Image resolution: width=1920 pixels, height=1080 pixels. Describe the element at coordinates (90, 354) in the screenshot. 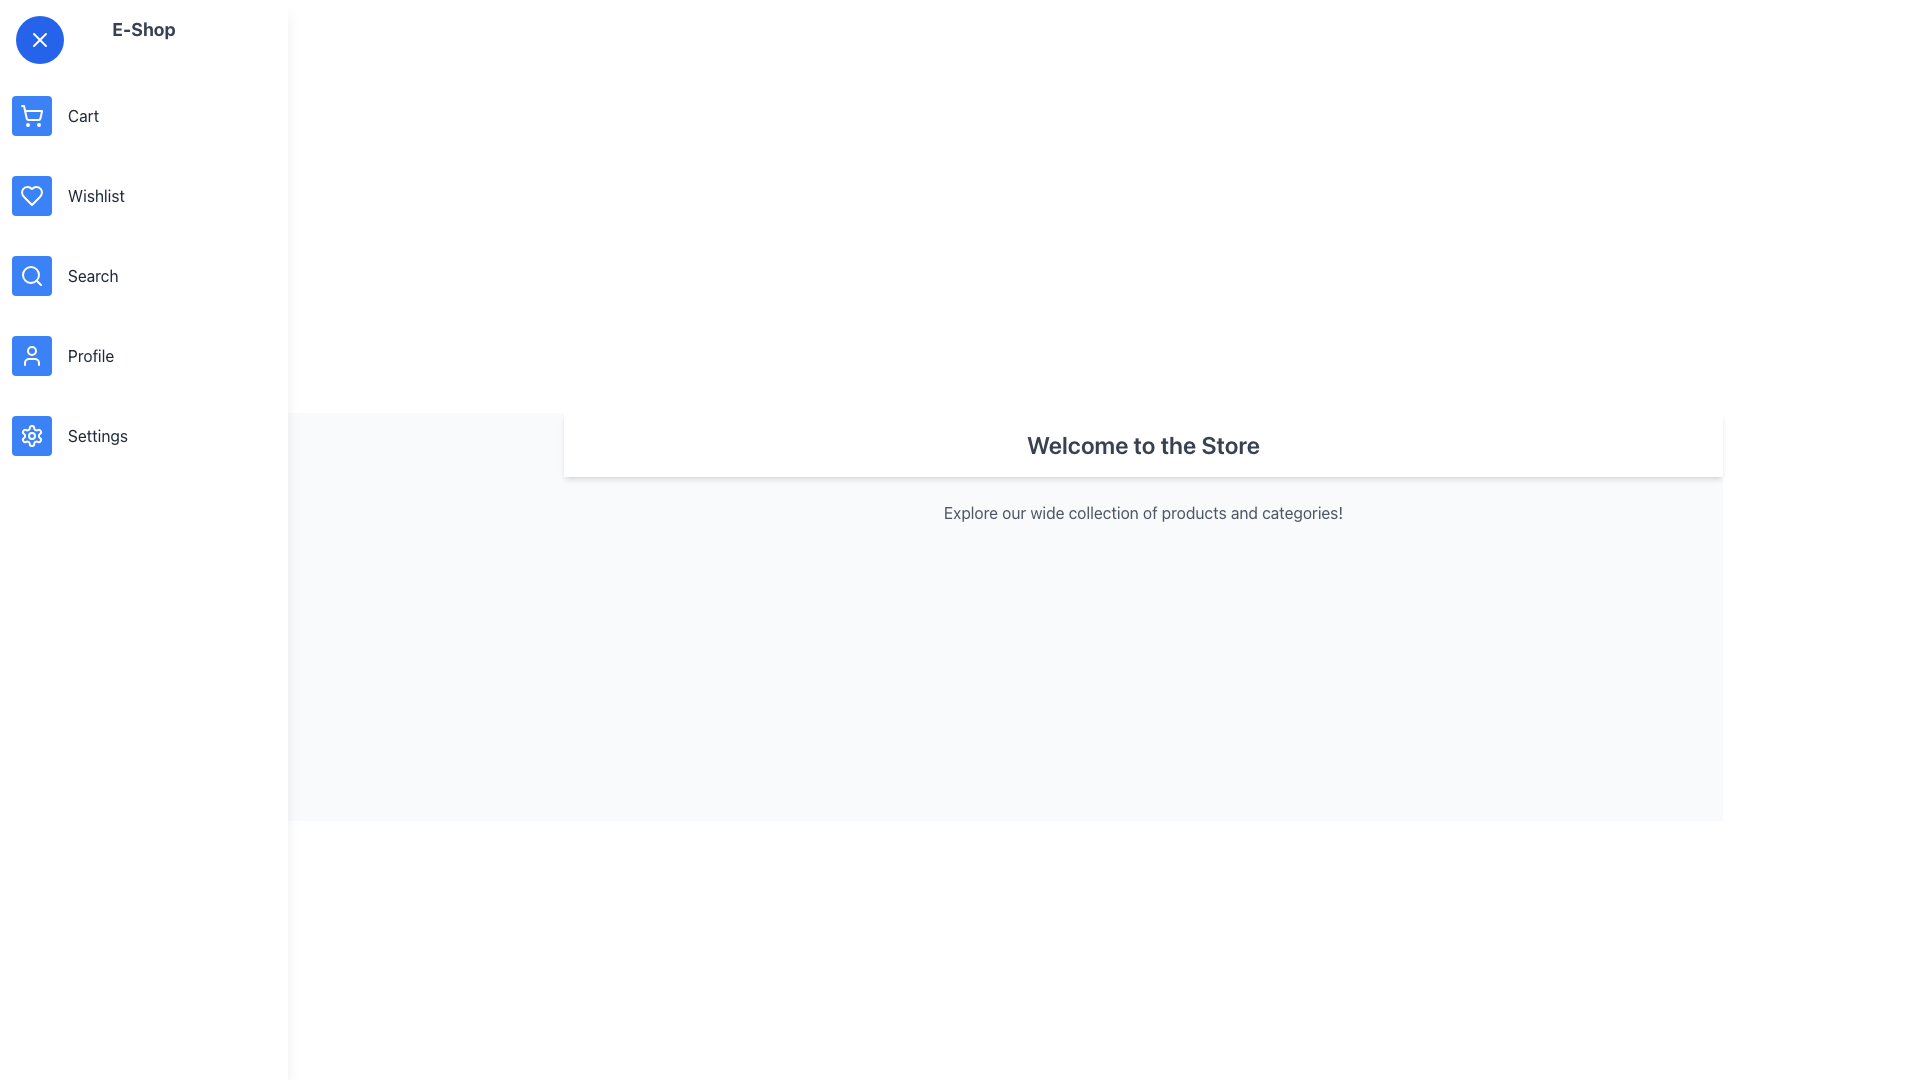

I see `the 'Profile' static text label in the vertical navigation menu, which is styled in black text against a white background and positioned between 'Search' and 'Settings'` at that location.